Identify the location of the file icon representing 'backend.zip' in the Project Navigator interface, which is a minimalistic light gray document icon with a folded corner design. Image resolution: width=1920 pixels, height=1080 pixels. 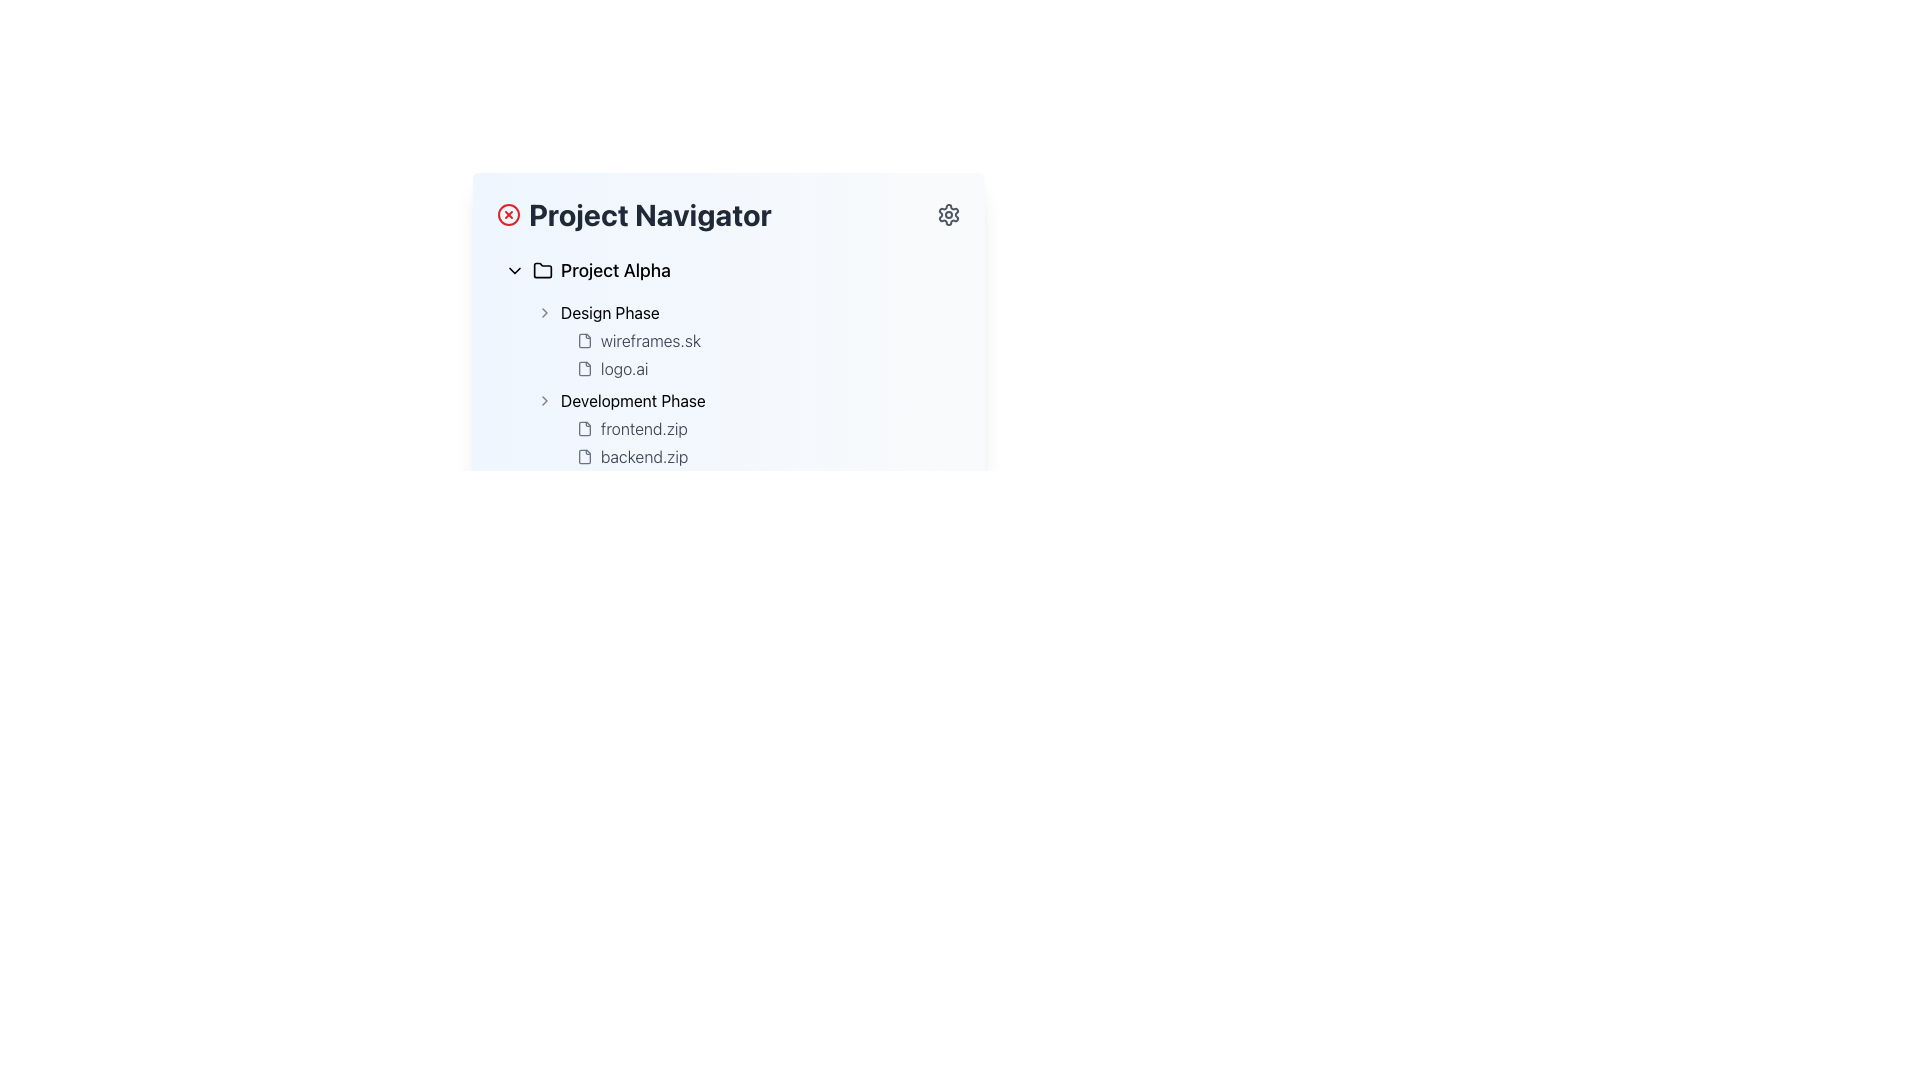
(584, 456).